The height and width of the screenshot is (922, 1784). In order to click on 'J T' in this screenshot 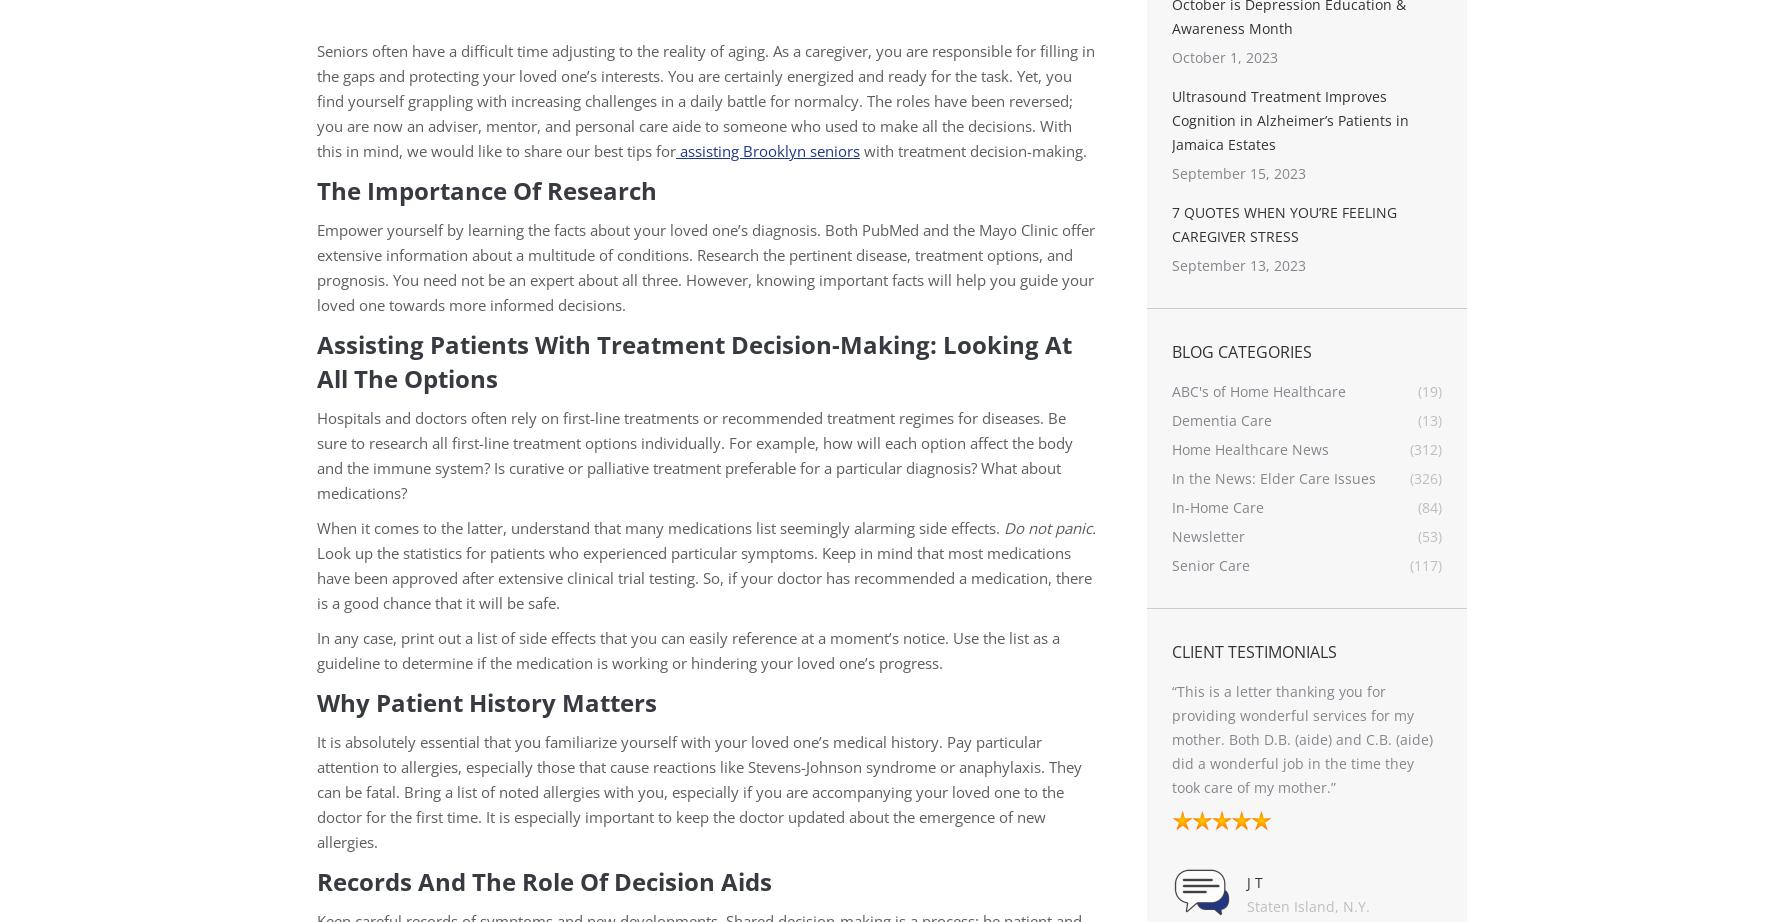, I will do `click(1194, 880)`.